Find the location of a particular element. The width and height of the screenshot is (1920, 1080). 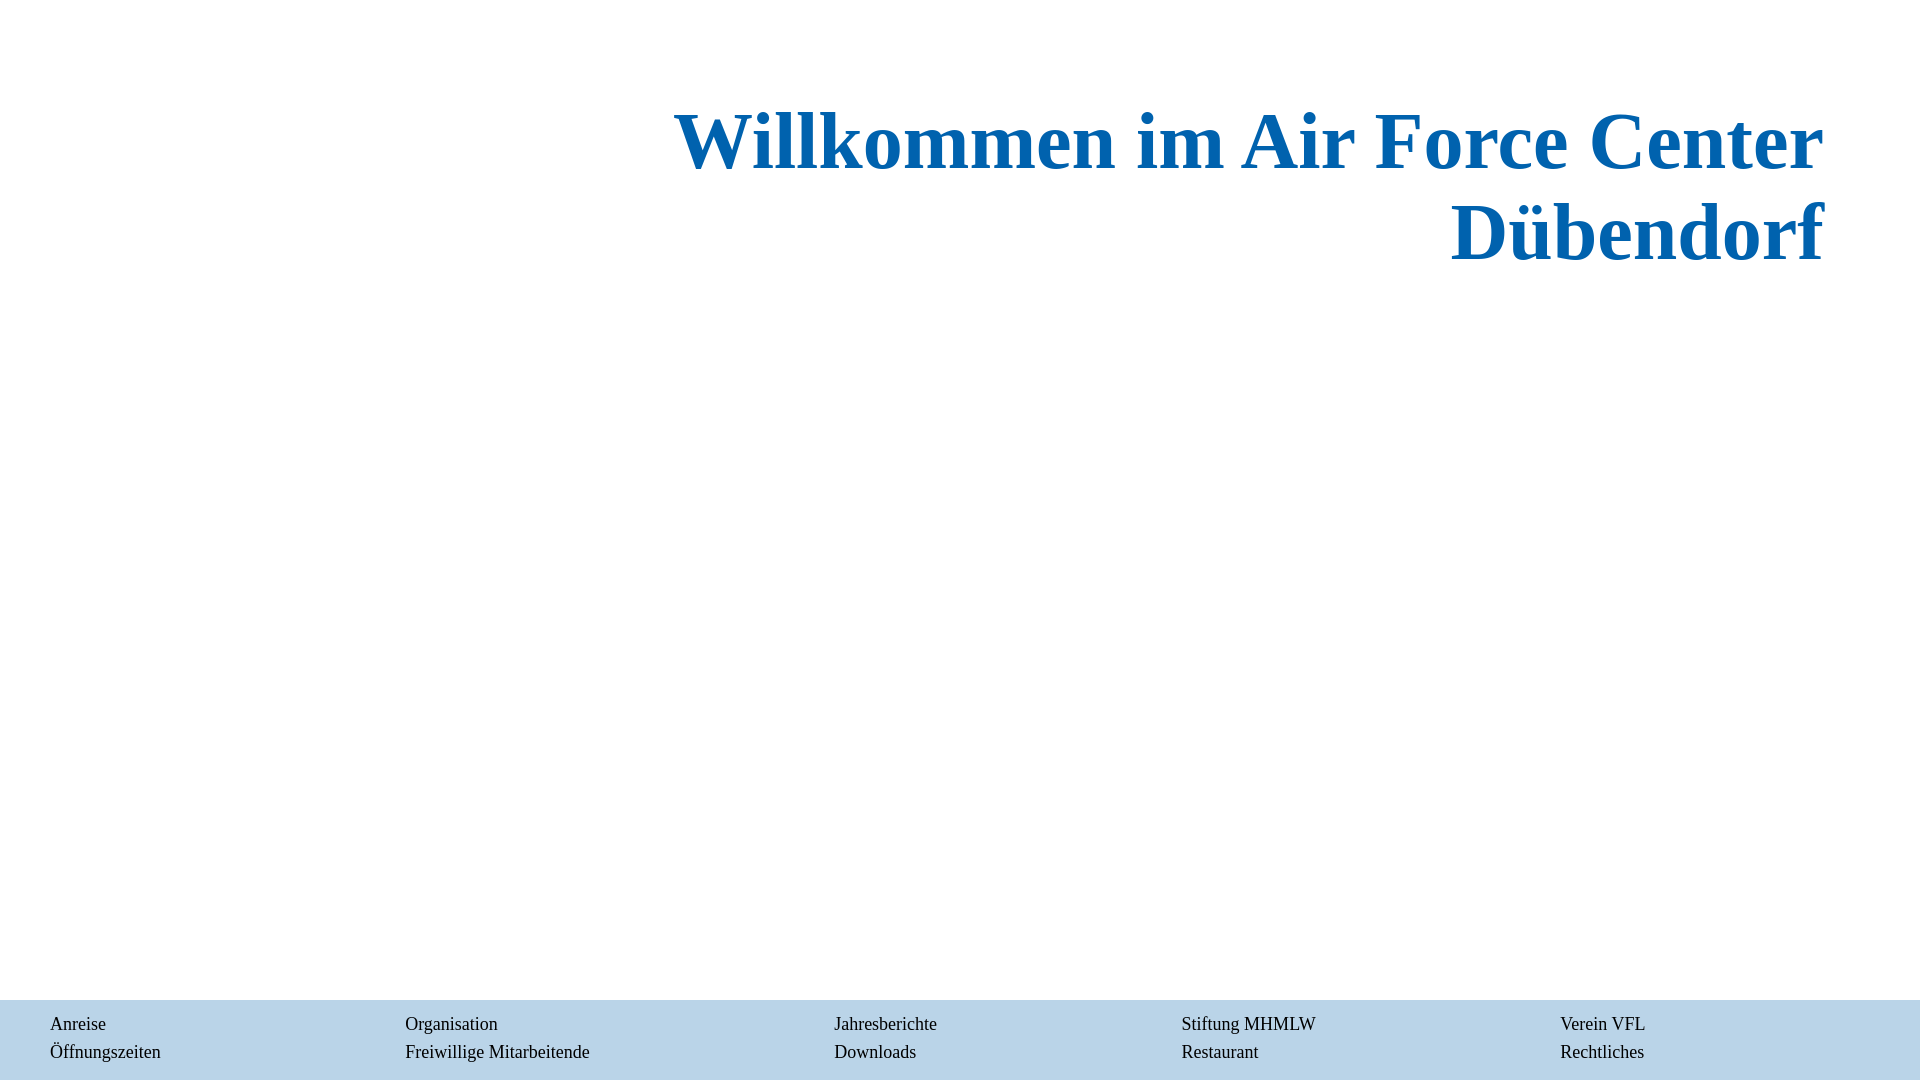

'Jahresberichte' is located at coordinates (834, 1023).